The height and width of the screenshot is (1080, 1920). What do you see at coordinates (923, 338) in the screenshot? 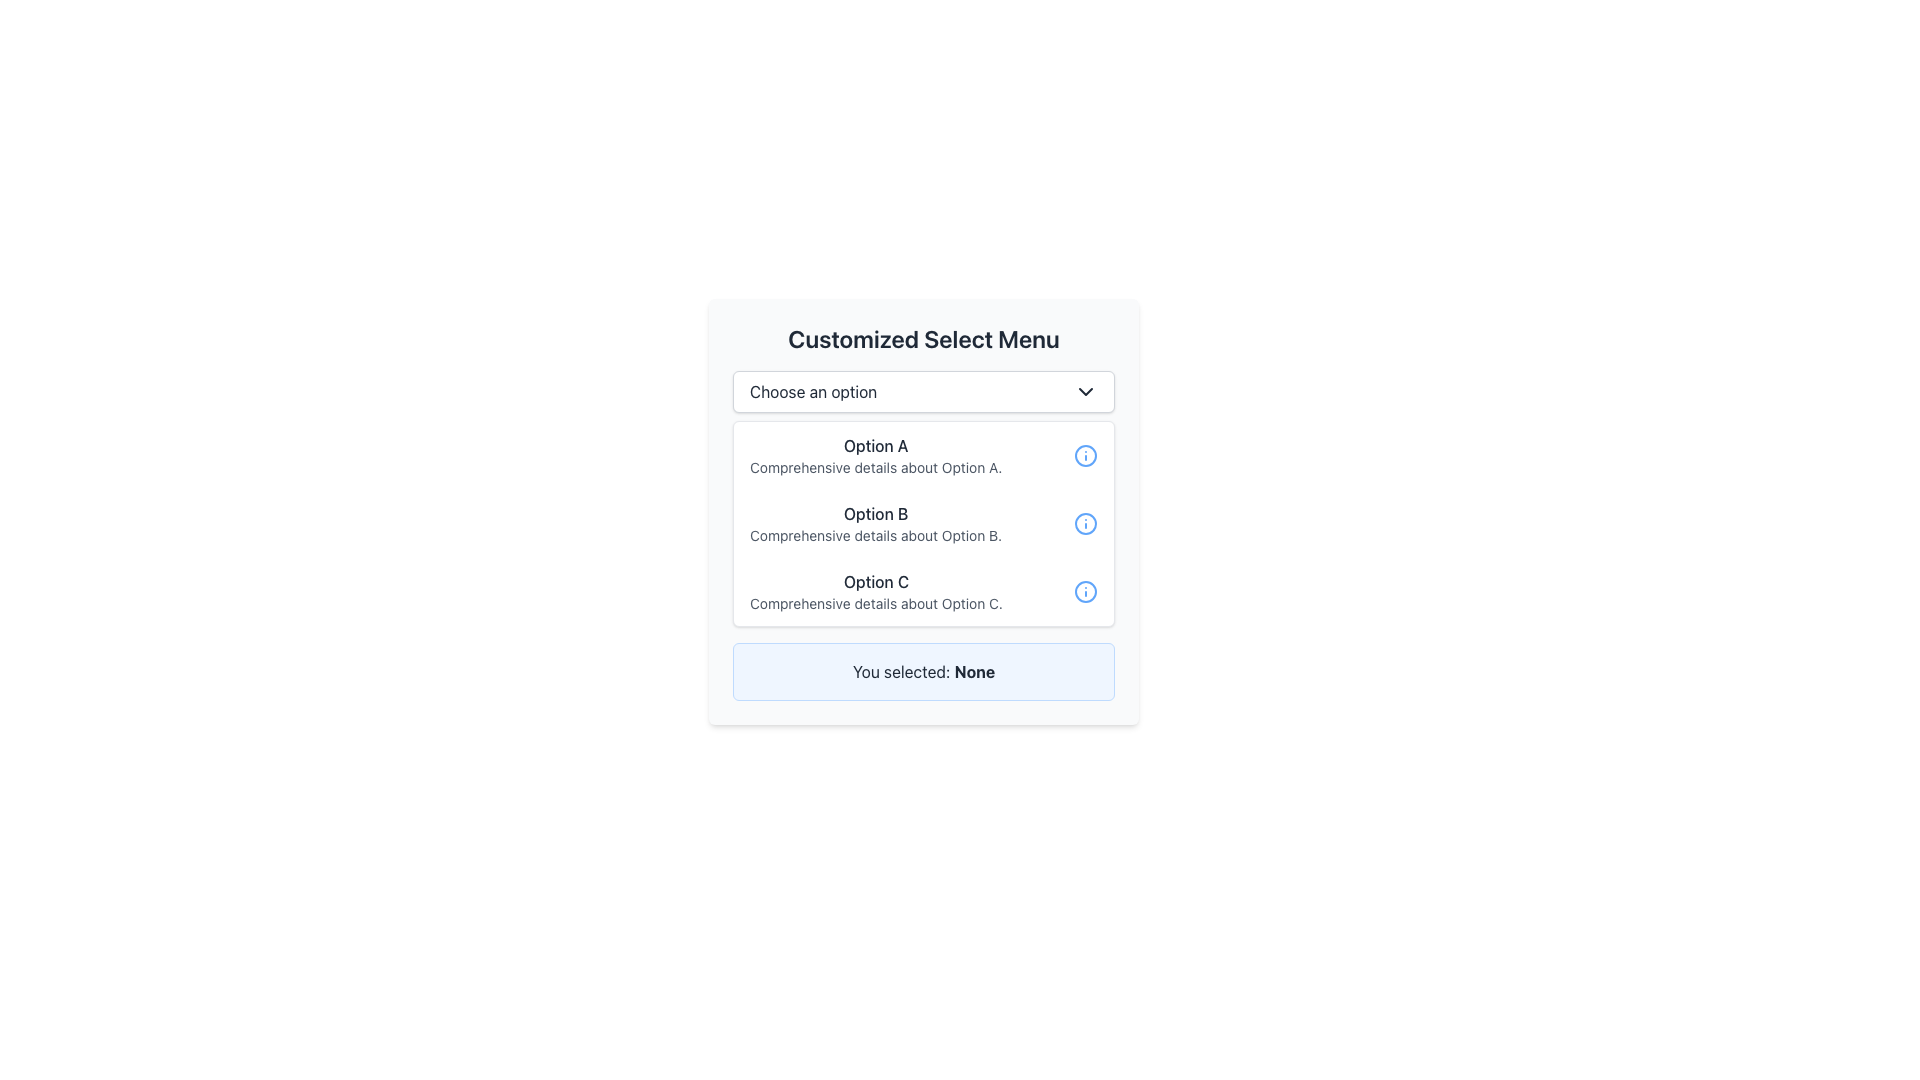
I see `the text header 'Customized Select Menu', which is displayed in large, bold, and centered font at the top of the component` at bounding box center [923, 338].